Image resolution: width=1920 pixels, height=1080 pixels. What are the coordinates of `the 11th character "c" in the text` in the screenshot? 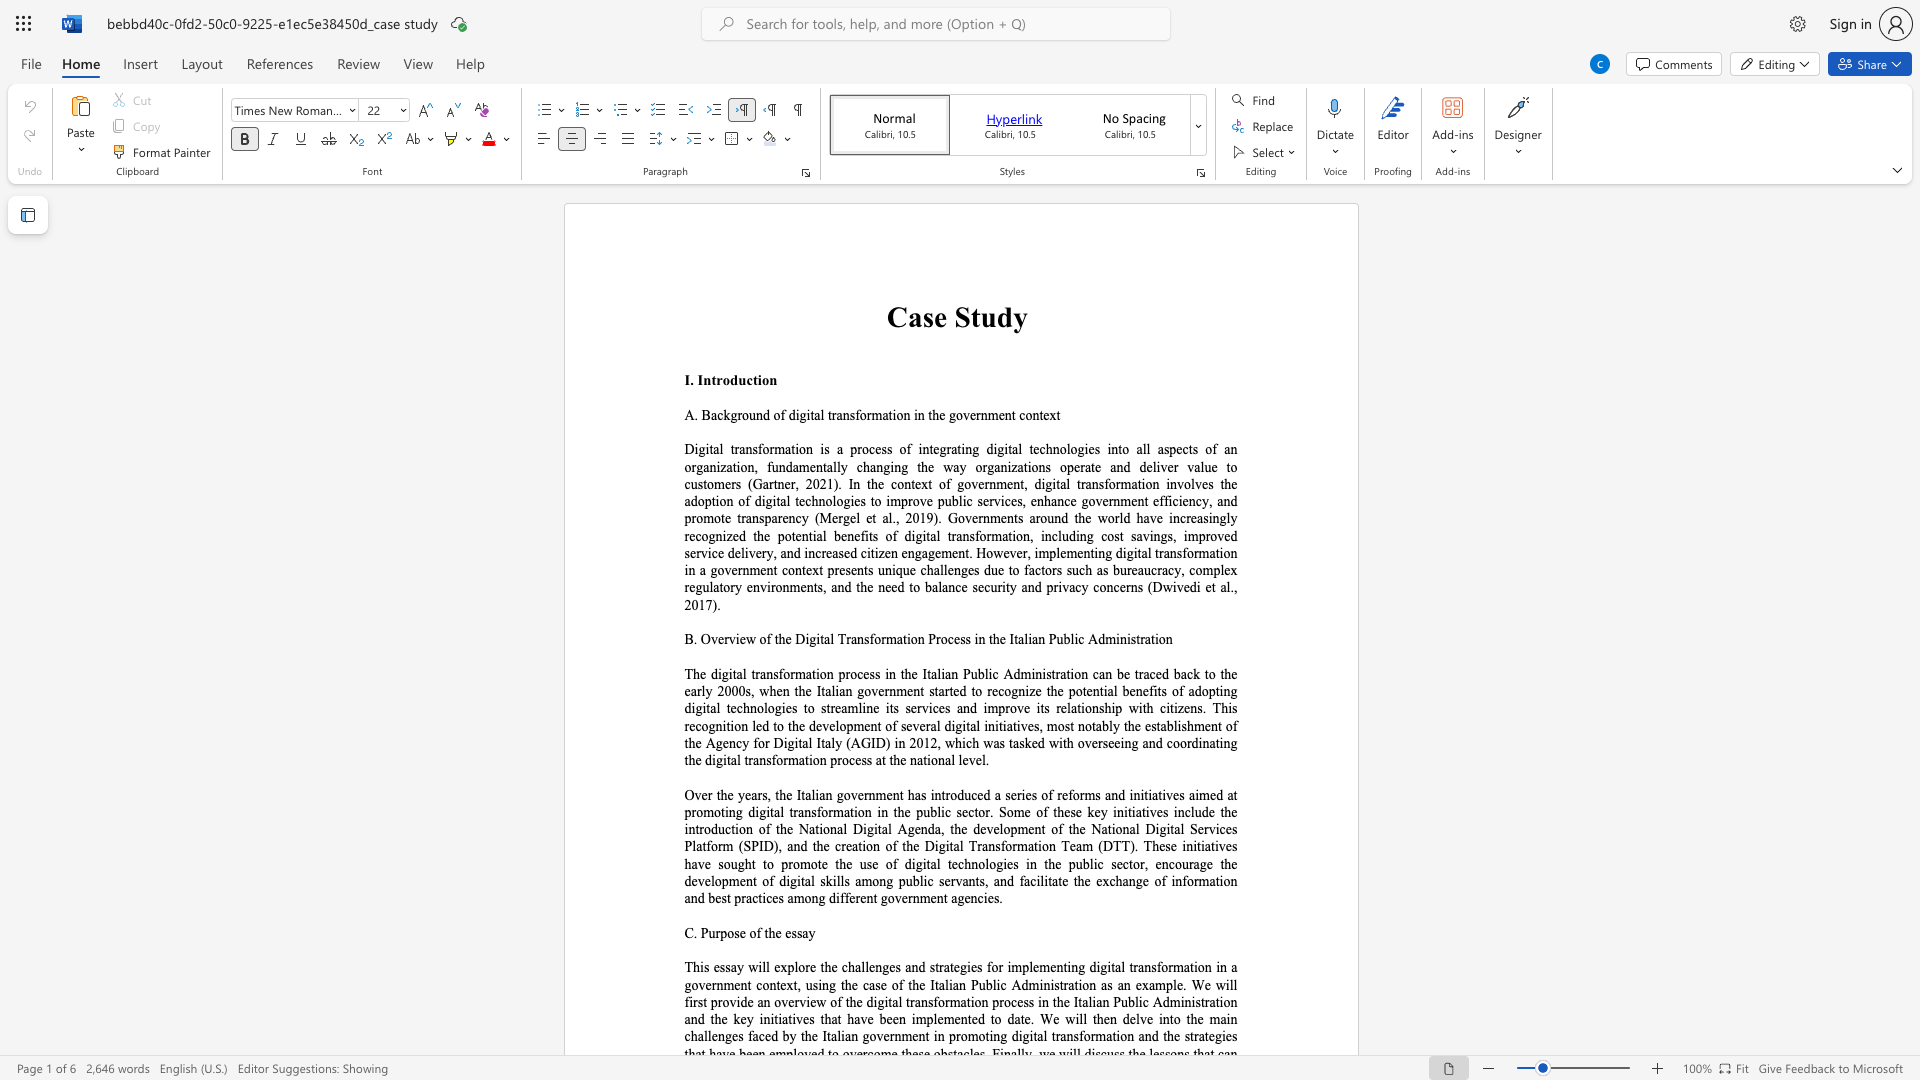 It's located at (1171, 863).